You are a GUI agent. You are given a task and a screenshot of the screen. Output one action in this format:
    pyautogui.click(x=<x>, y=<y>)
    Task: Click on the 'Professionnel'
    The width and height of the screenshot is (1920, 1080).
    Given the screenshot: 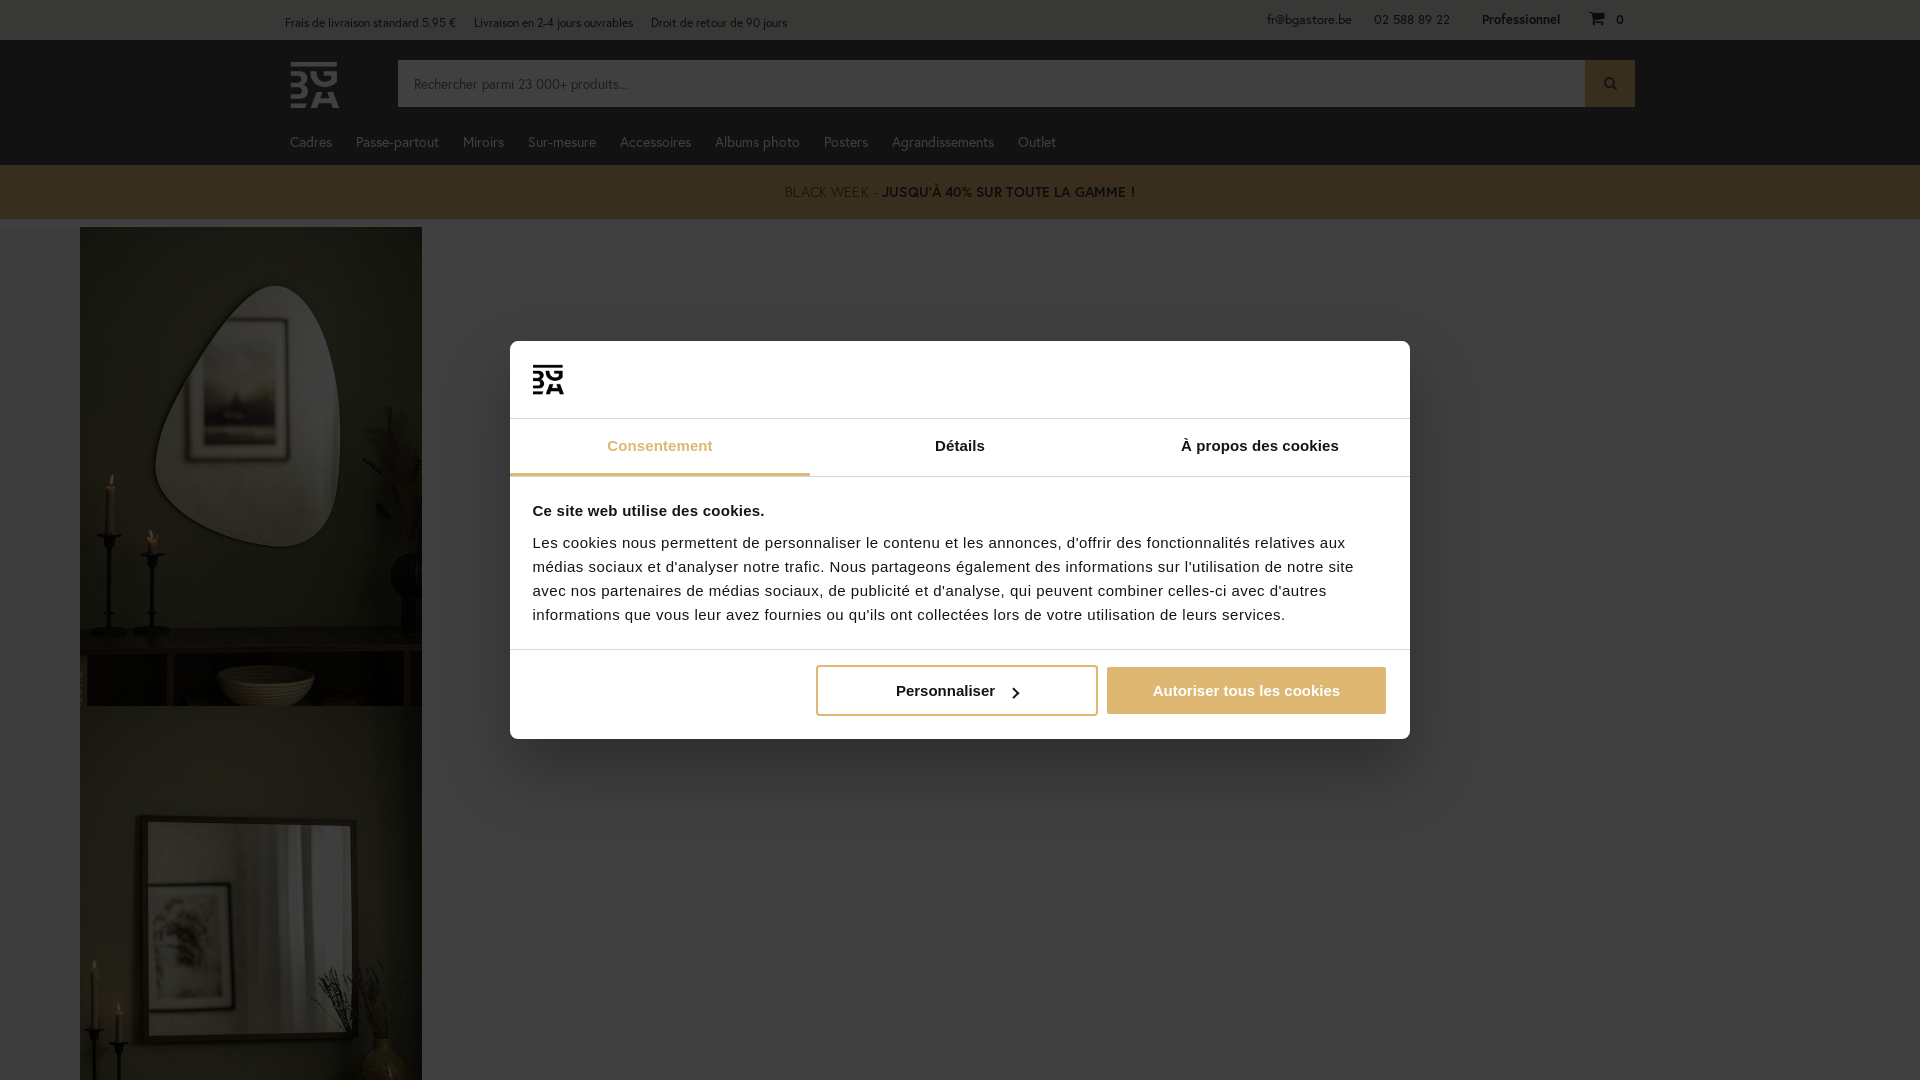 What is the action you would take?
    pyautogui.click(x=1520, y=19)
    